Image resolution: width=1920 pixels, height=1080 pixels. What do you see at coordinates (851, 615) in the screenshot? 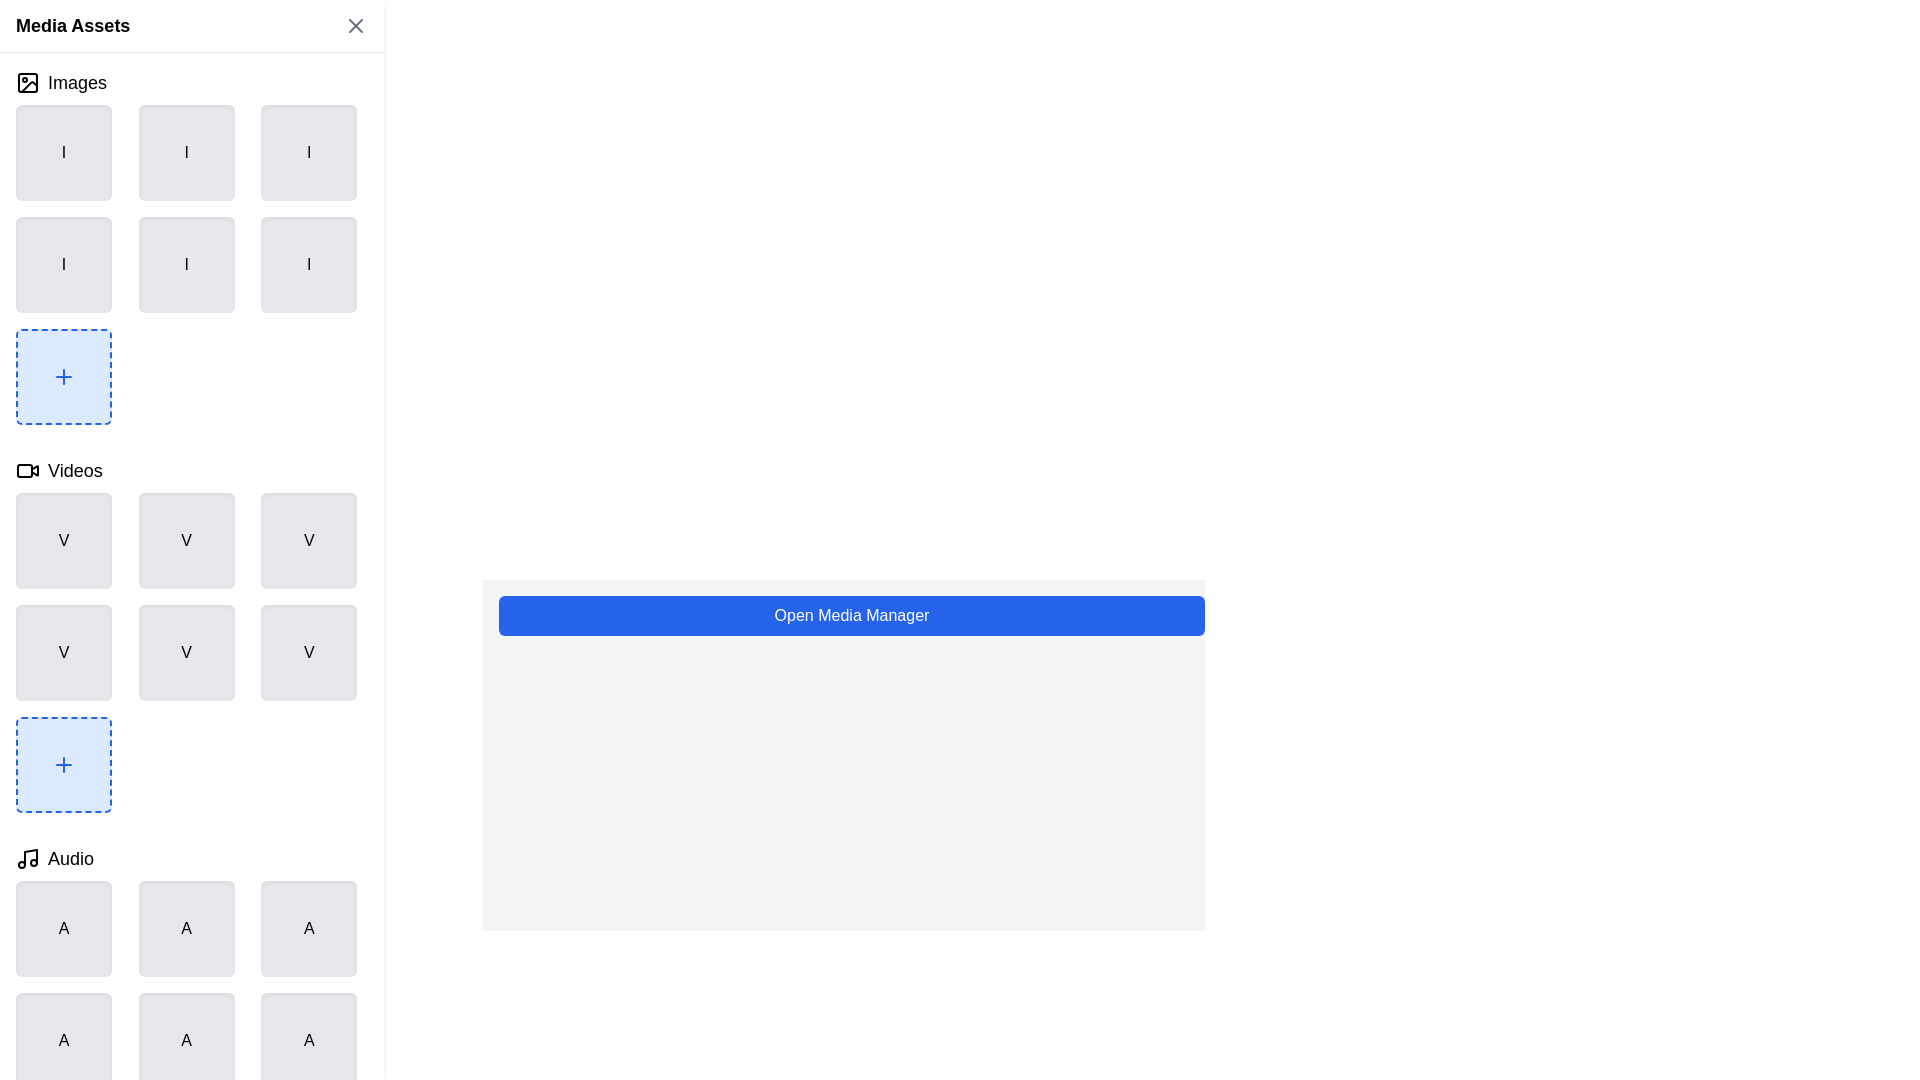
I see `the blue button labeled 'Open Media Manager'` at bounding box center [851, 615].